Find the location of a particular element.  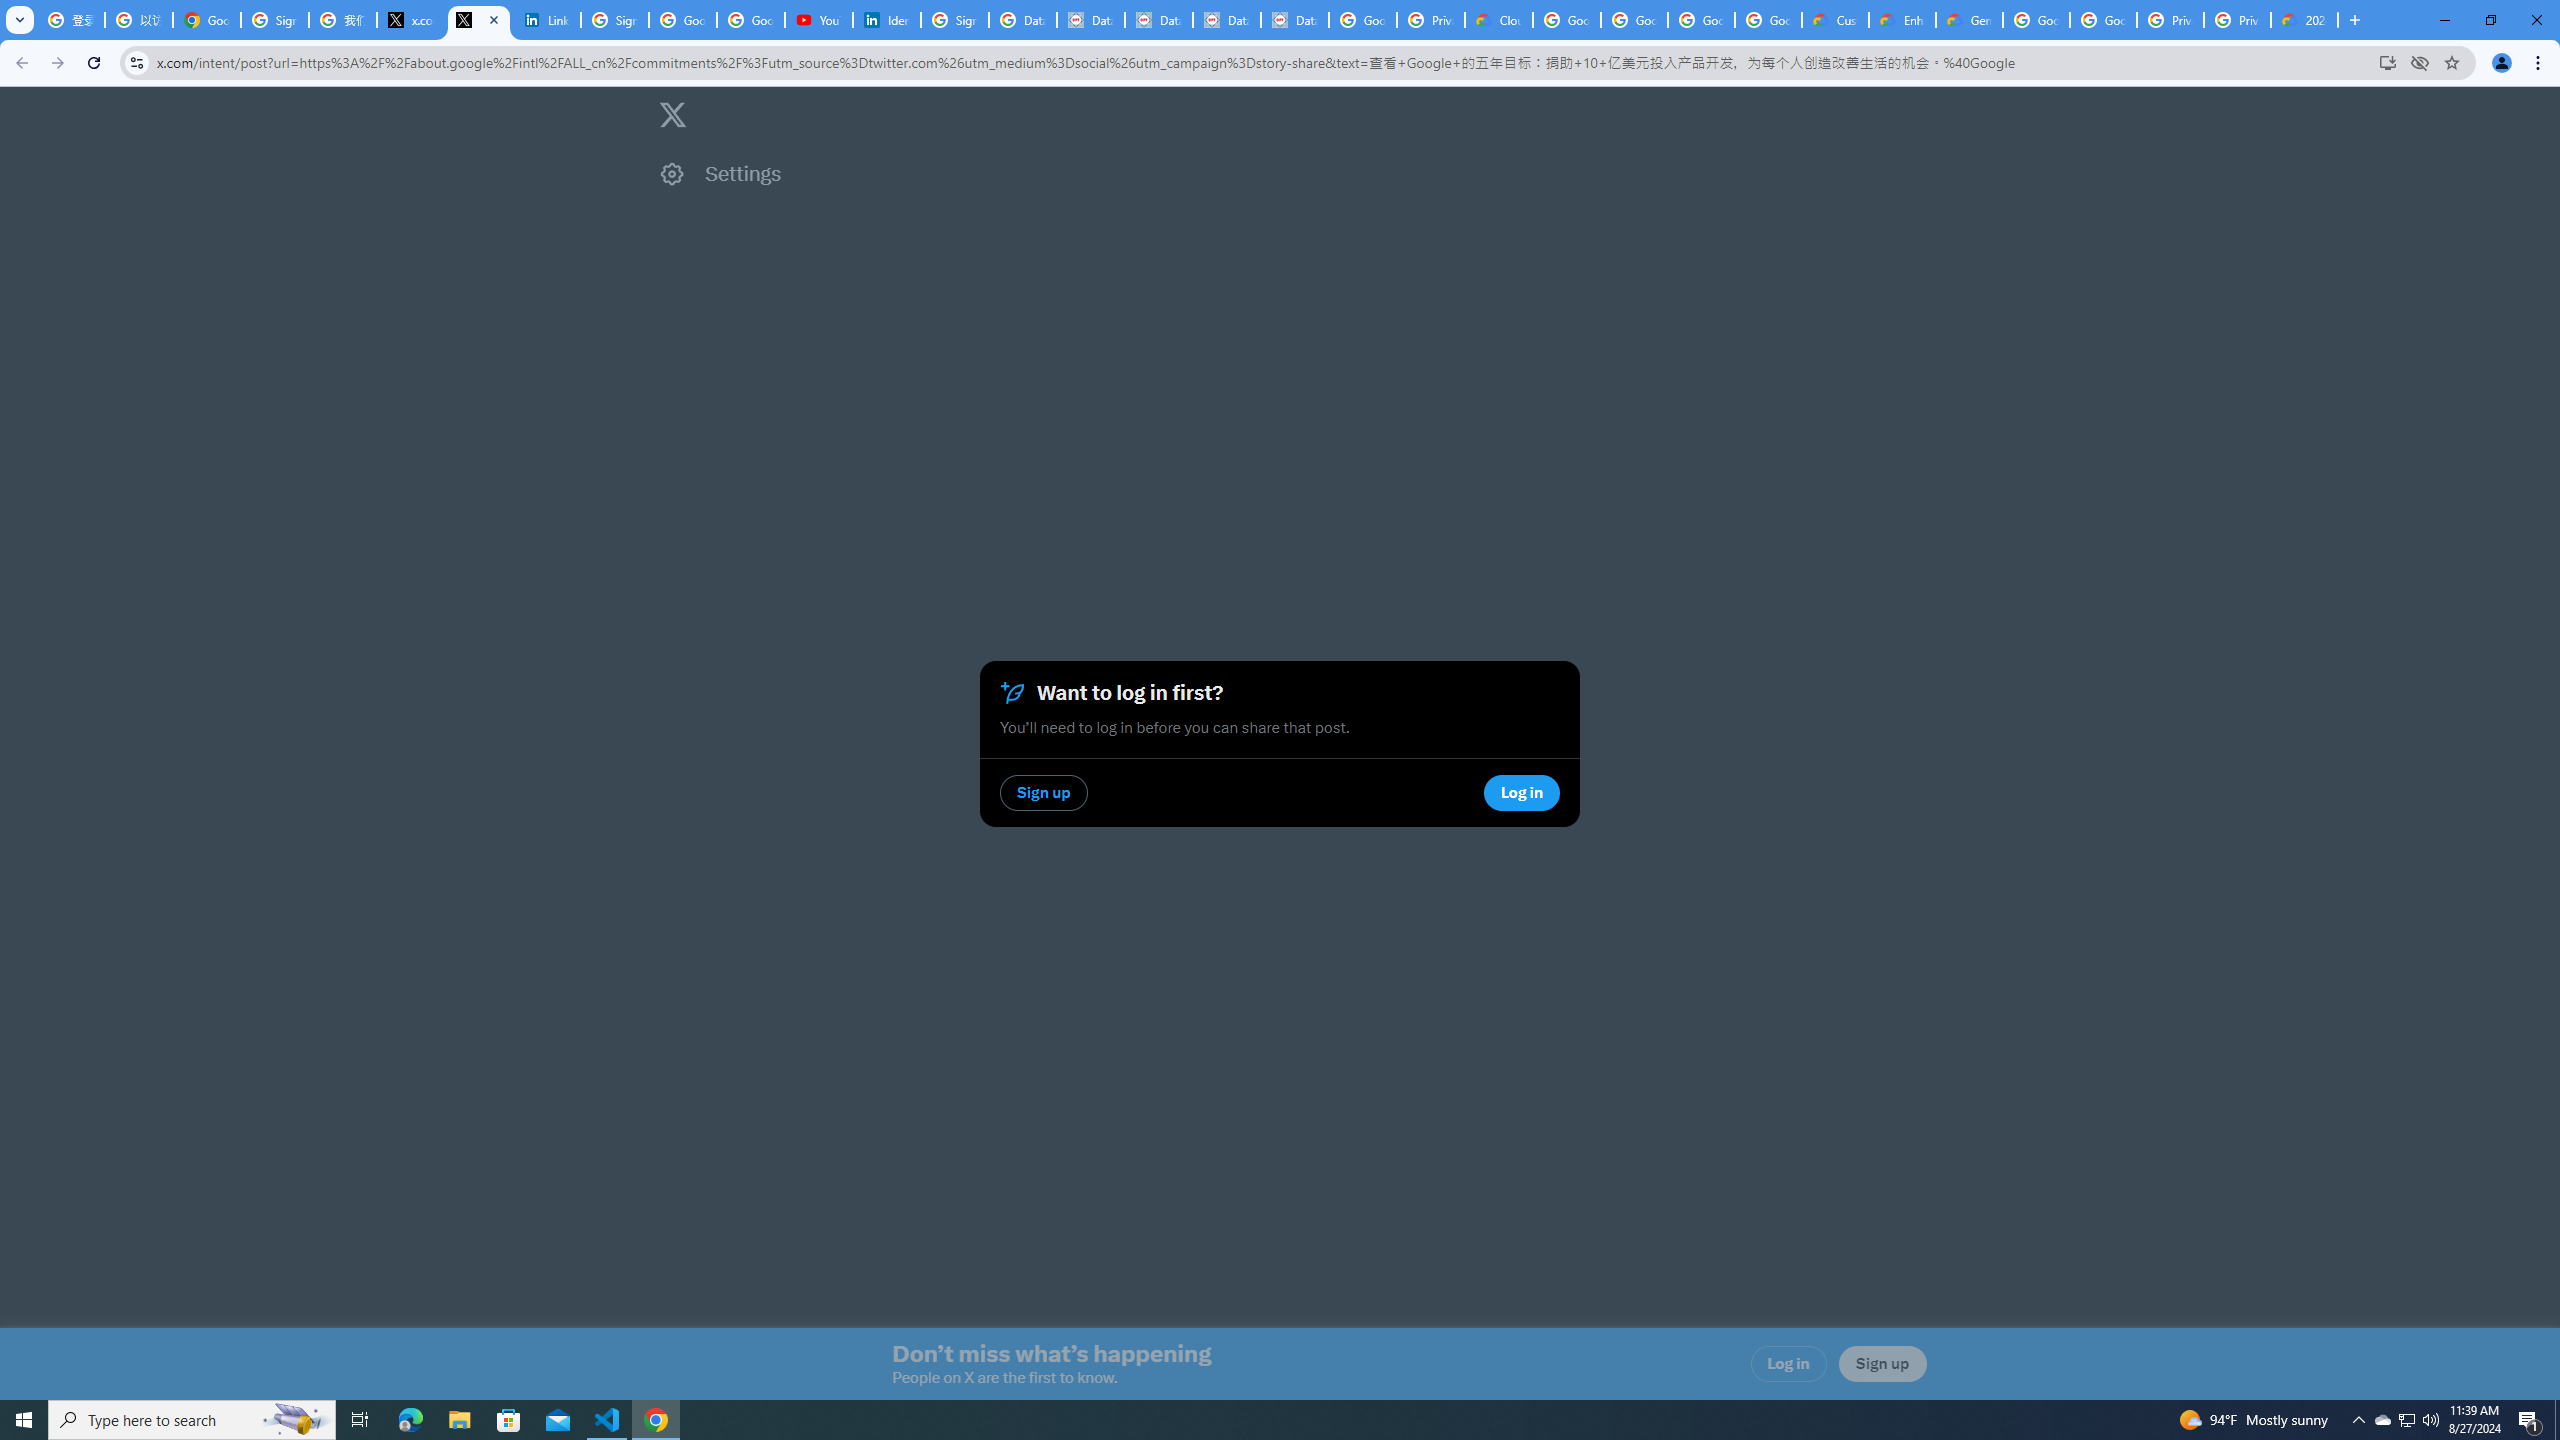

'Enhanced Support | Google Cloud' is located at coordinates (1903, 19).